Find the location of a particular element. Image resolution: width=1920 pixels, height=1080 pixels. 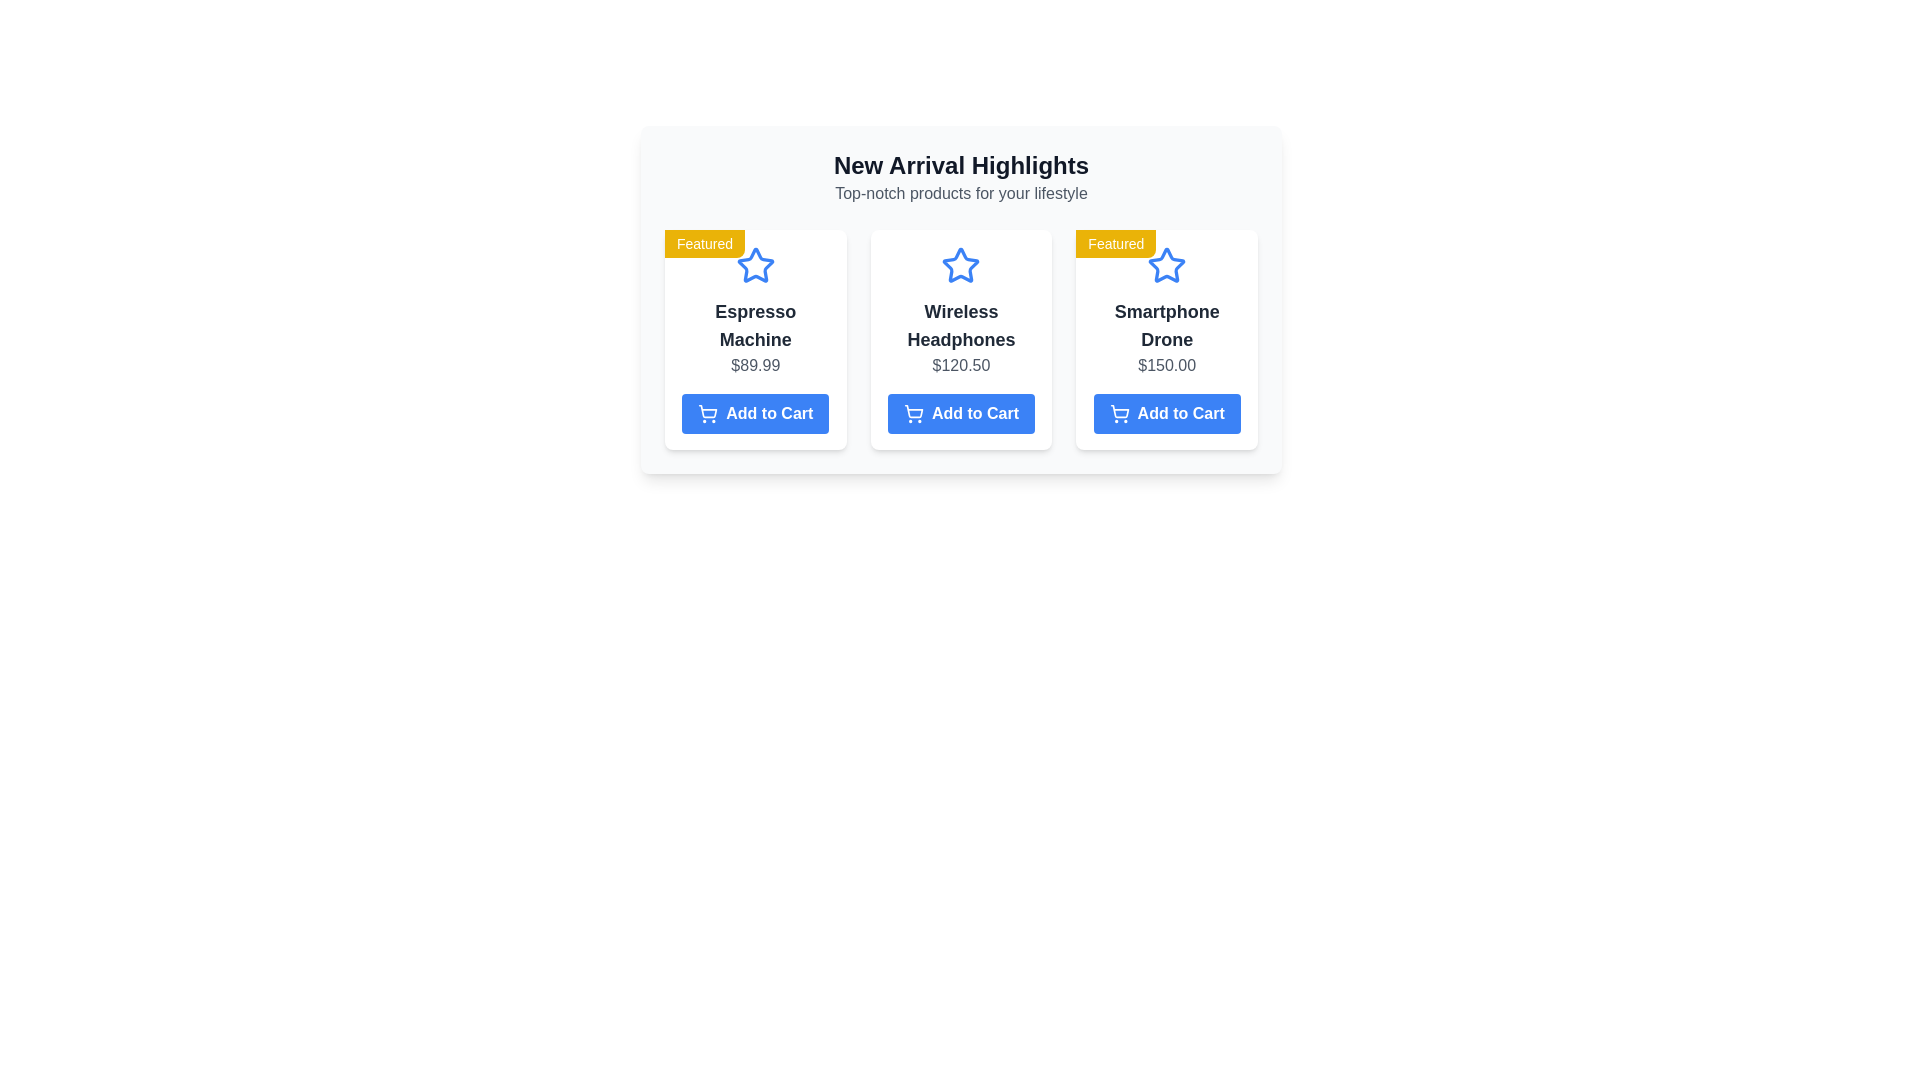

the price label displaying '$120.50' beneath the product name 'Wireless Headphones' and above the 'Add to Cart' button is located at coordinates (961, 366).